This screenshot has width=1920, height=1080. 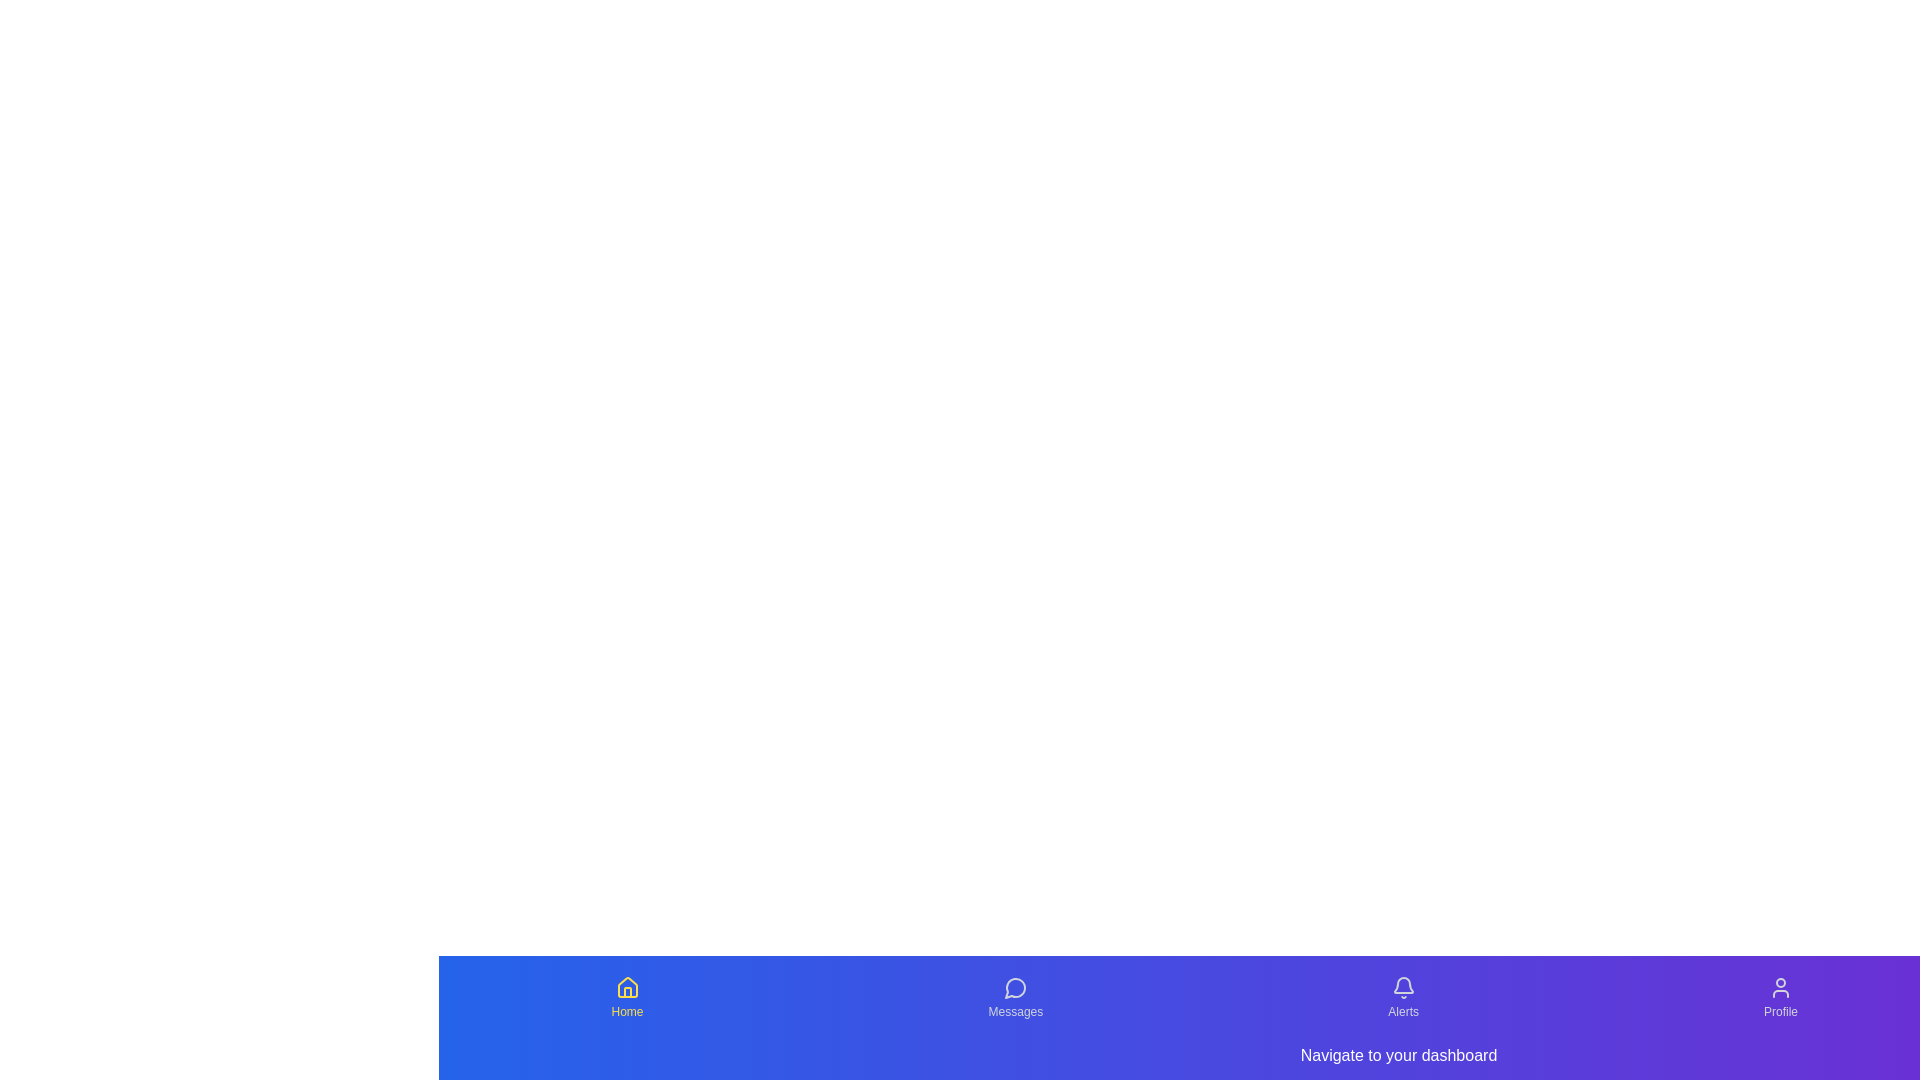 I want to click on the Alerts tab to observe its hover effect, so click(x=1402, y=998).